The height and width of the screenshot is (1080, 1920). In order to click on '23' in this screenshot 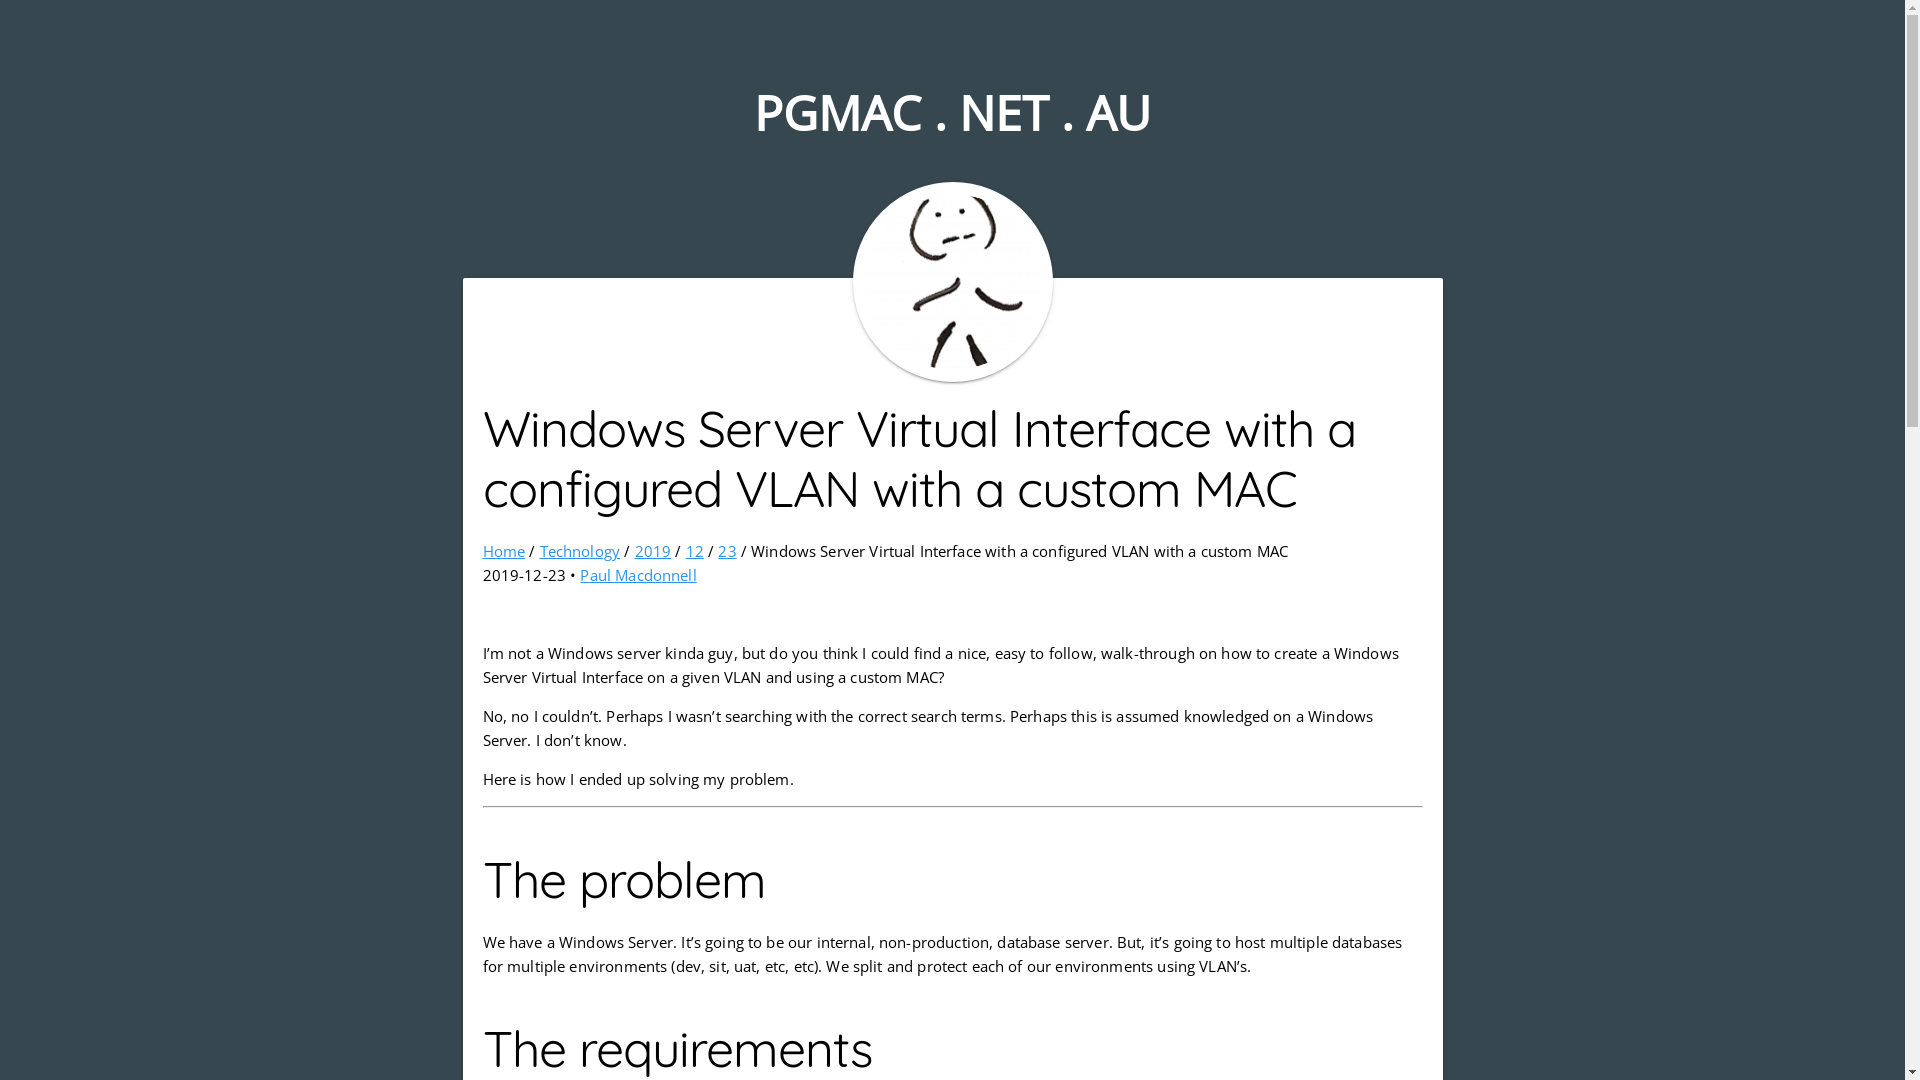, I will do `click(725, 551)`.